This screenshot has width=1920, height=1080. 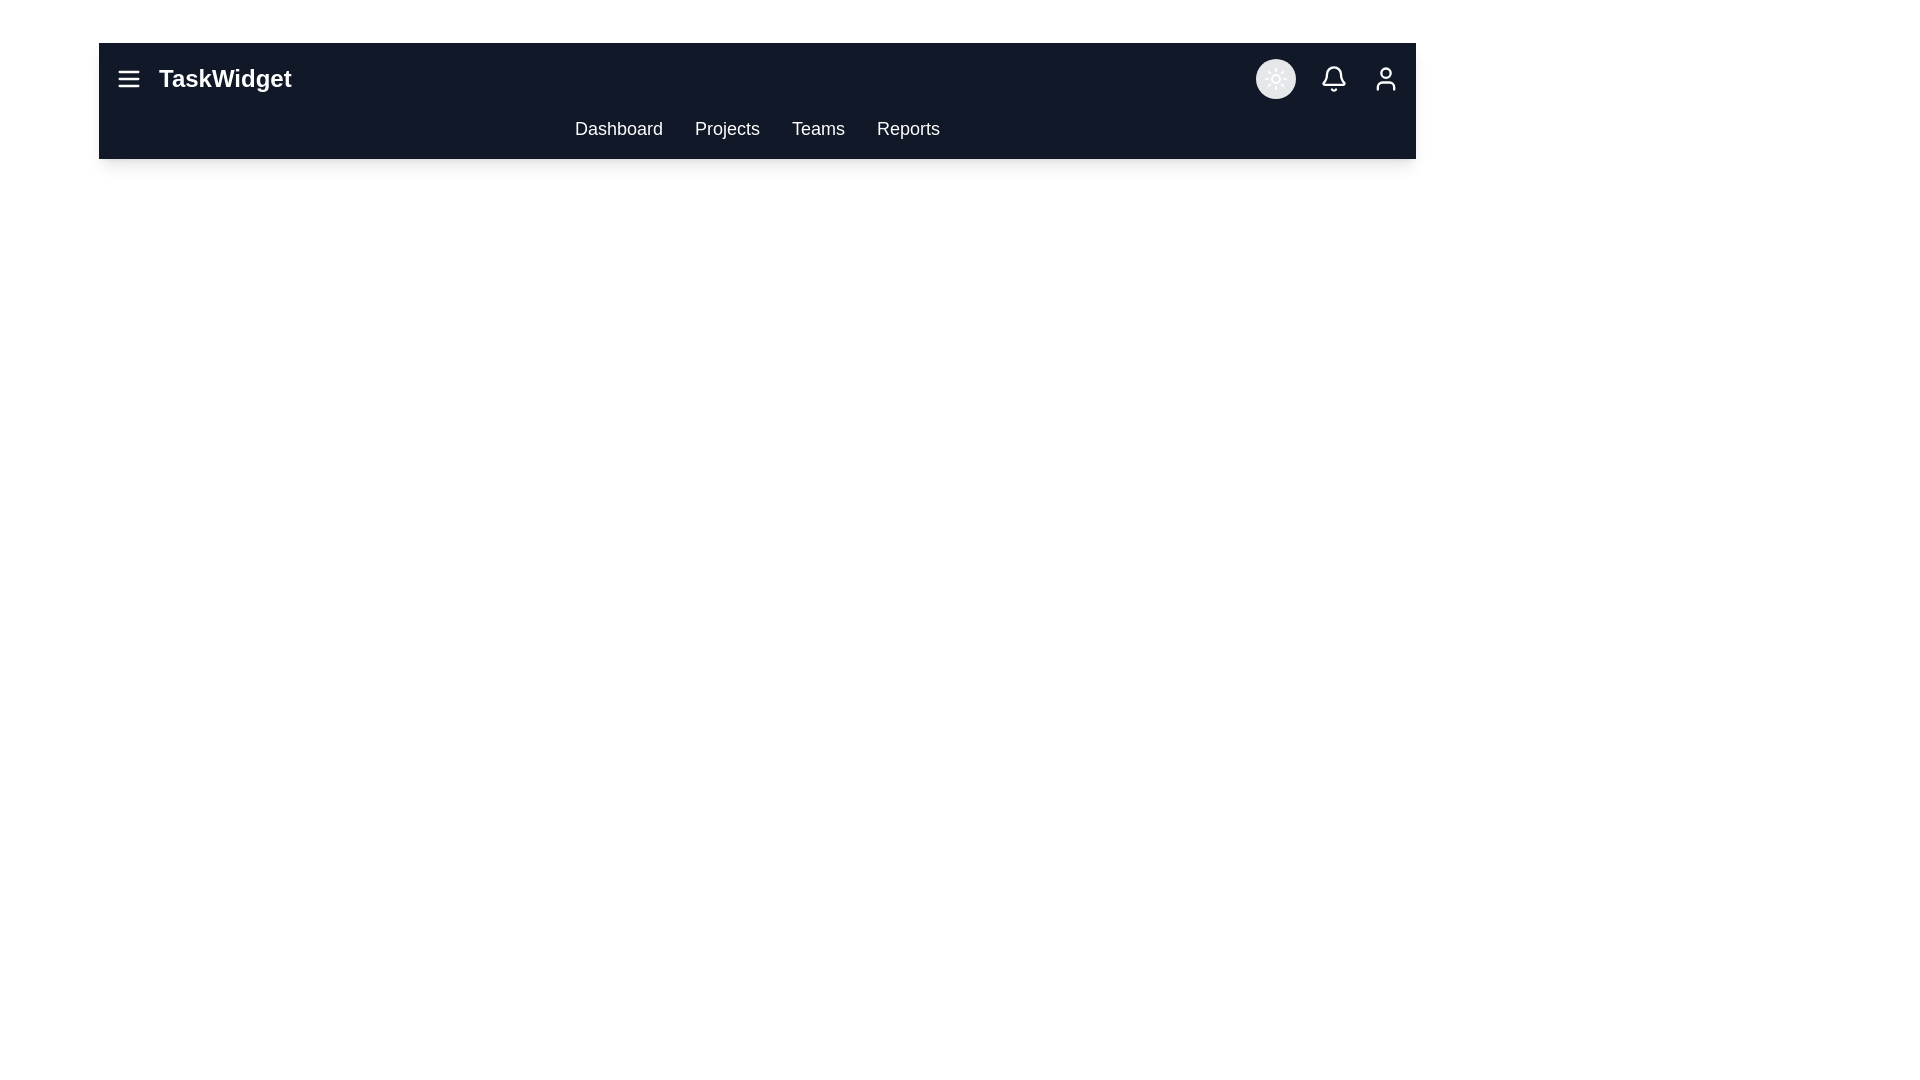 I want to click on the menu icon to toggle the menu, so click(x=128, y=77).